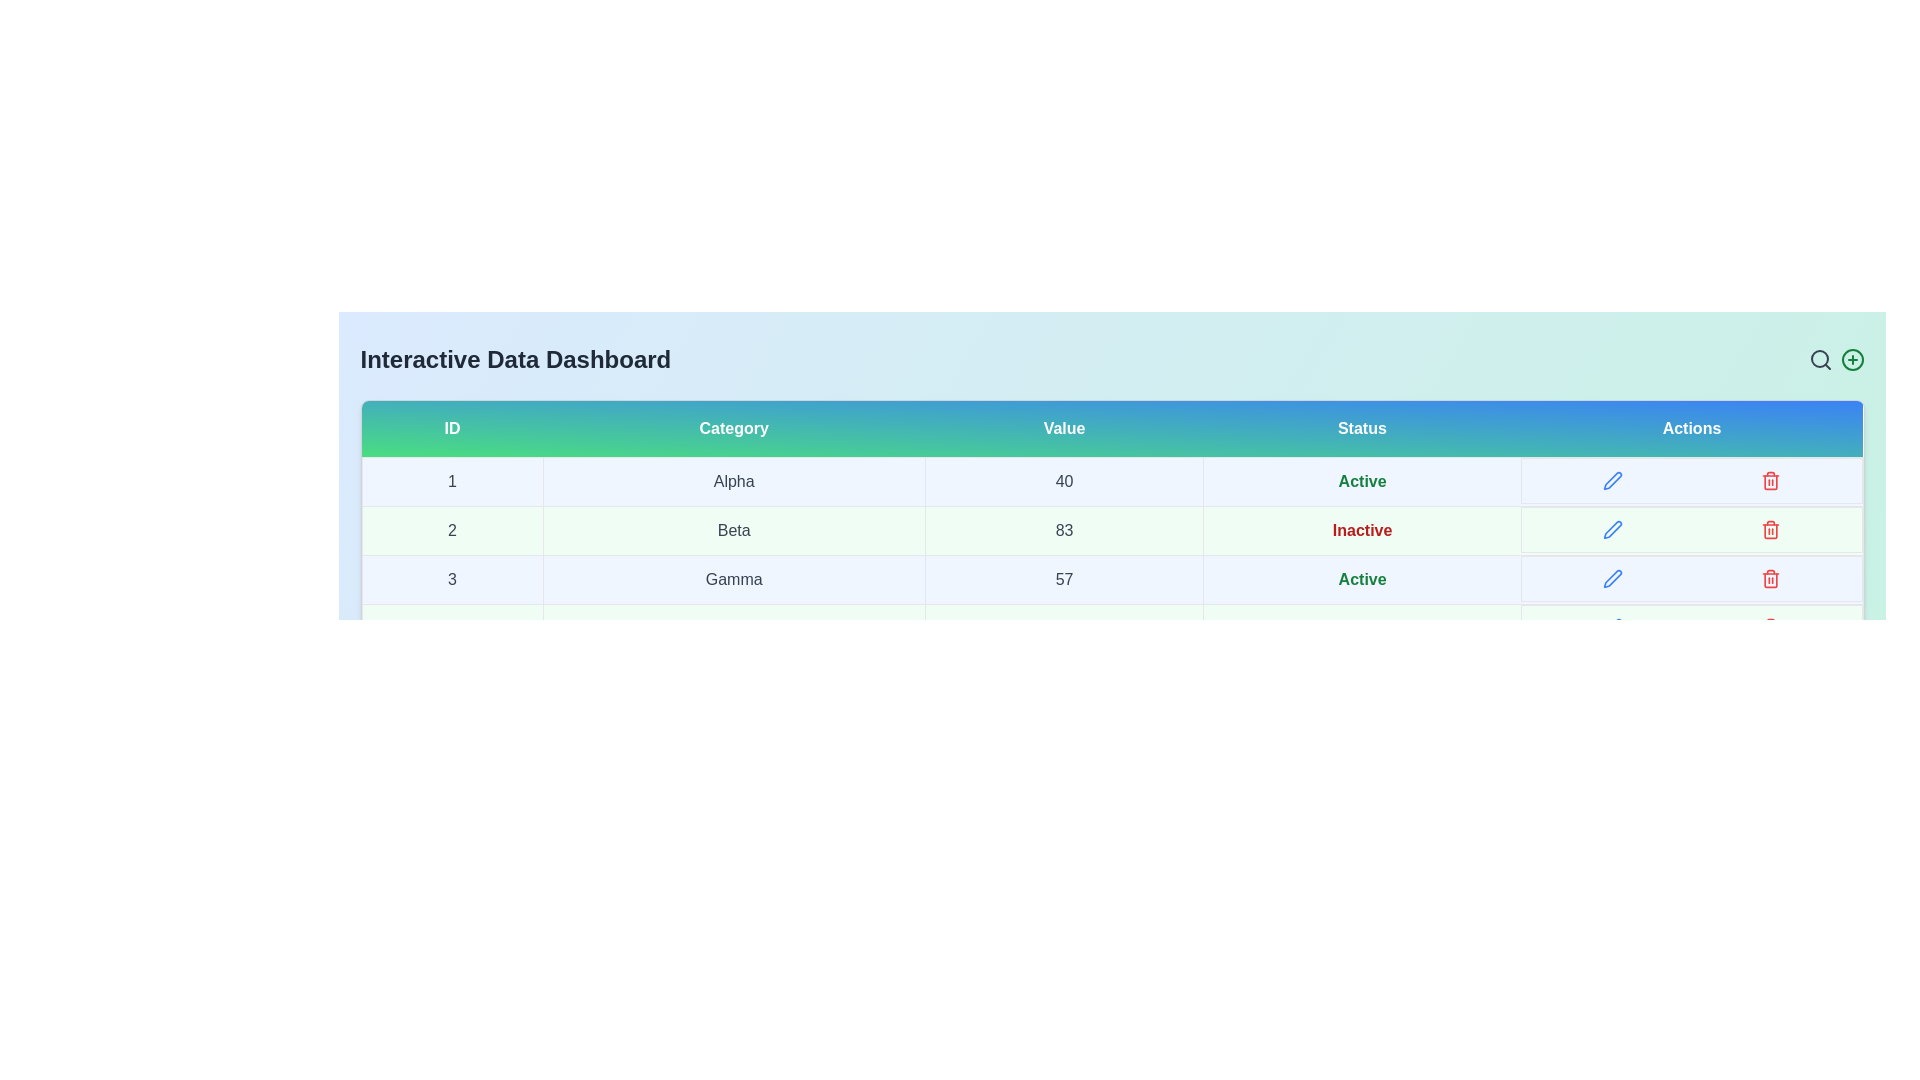 The width and height of the screenshot is (1920, 1080). Describe the element at coordinates (1851, 358) in the screenshot. I see `the add icon to add new data` at that location.